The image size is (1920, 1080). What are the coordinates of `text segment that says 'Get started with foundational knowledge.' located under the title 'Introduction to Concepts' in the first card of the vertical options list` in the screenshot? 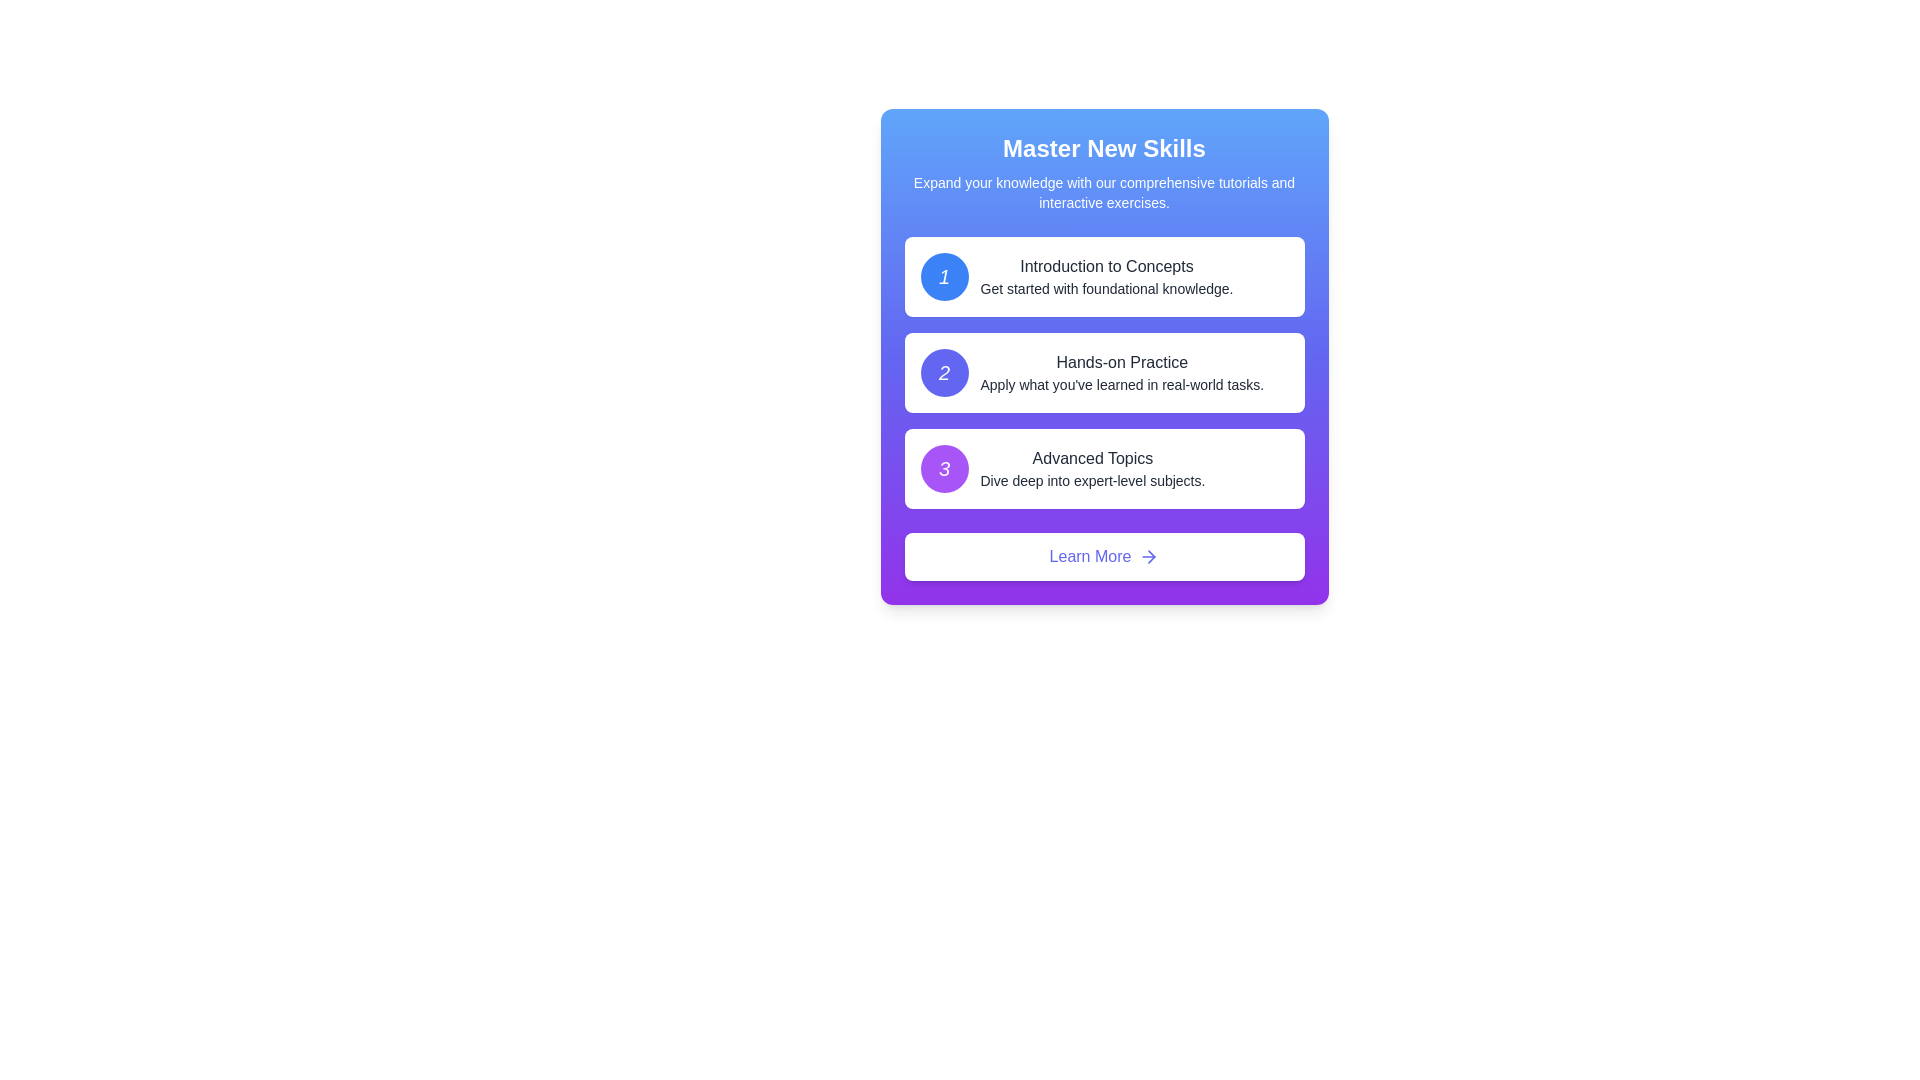 It's located at (1105, 289).